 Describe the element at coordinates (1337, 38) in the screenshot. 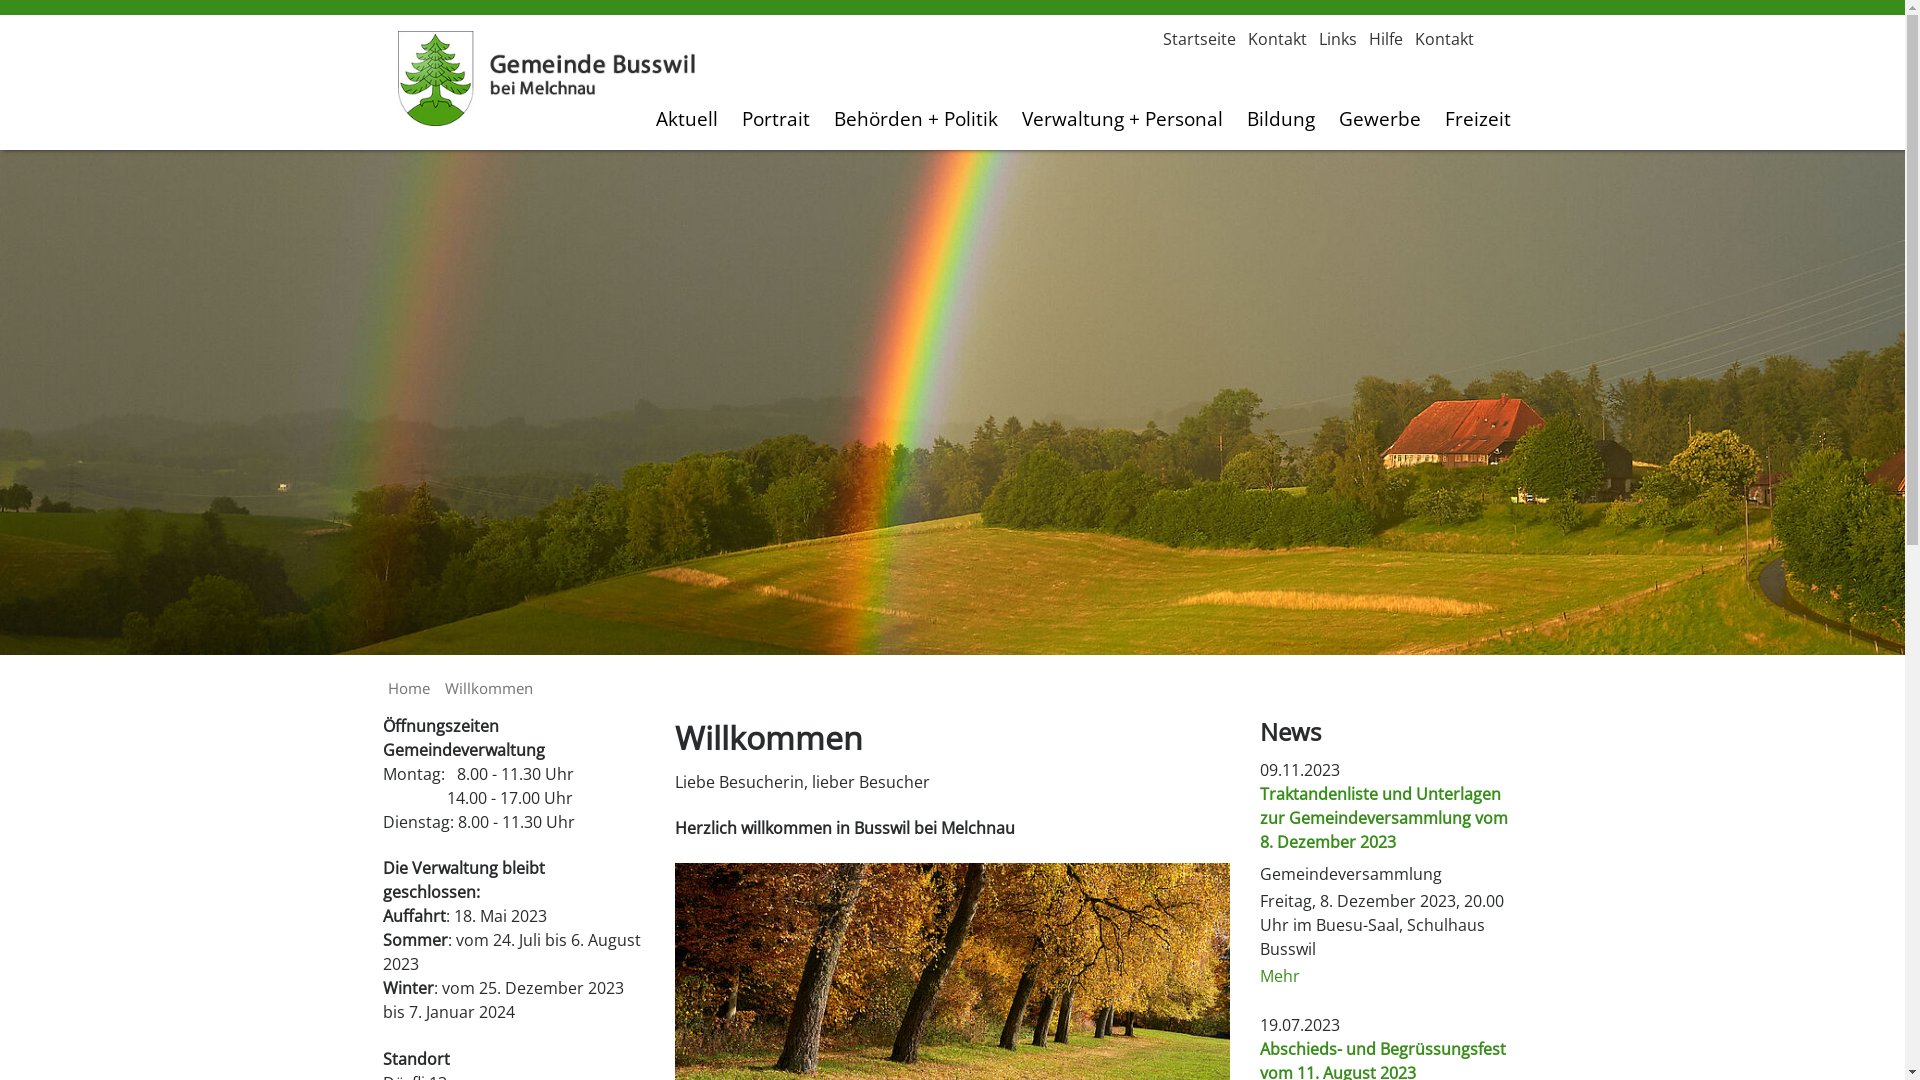

I see `'Links'` at that location.